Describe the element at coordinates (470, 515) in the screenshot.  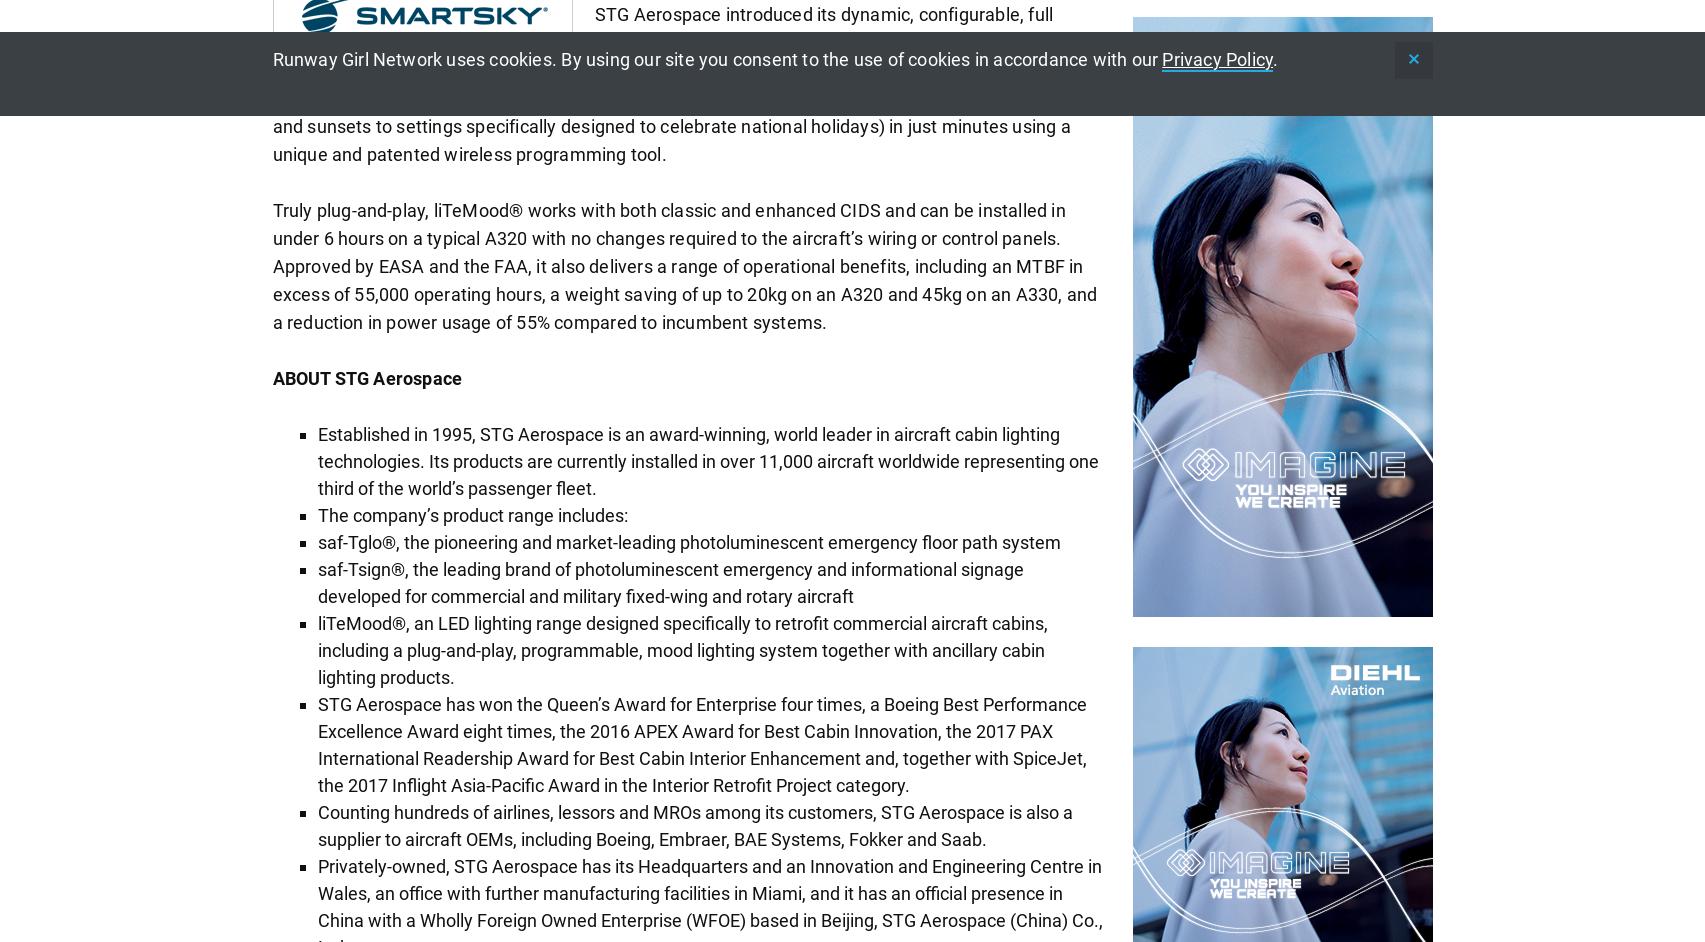
I see `'The company’s product range includes:'` at that location.